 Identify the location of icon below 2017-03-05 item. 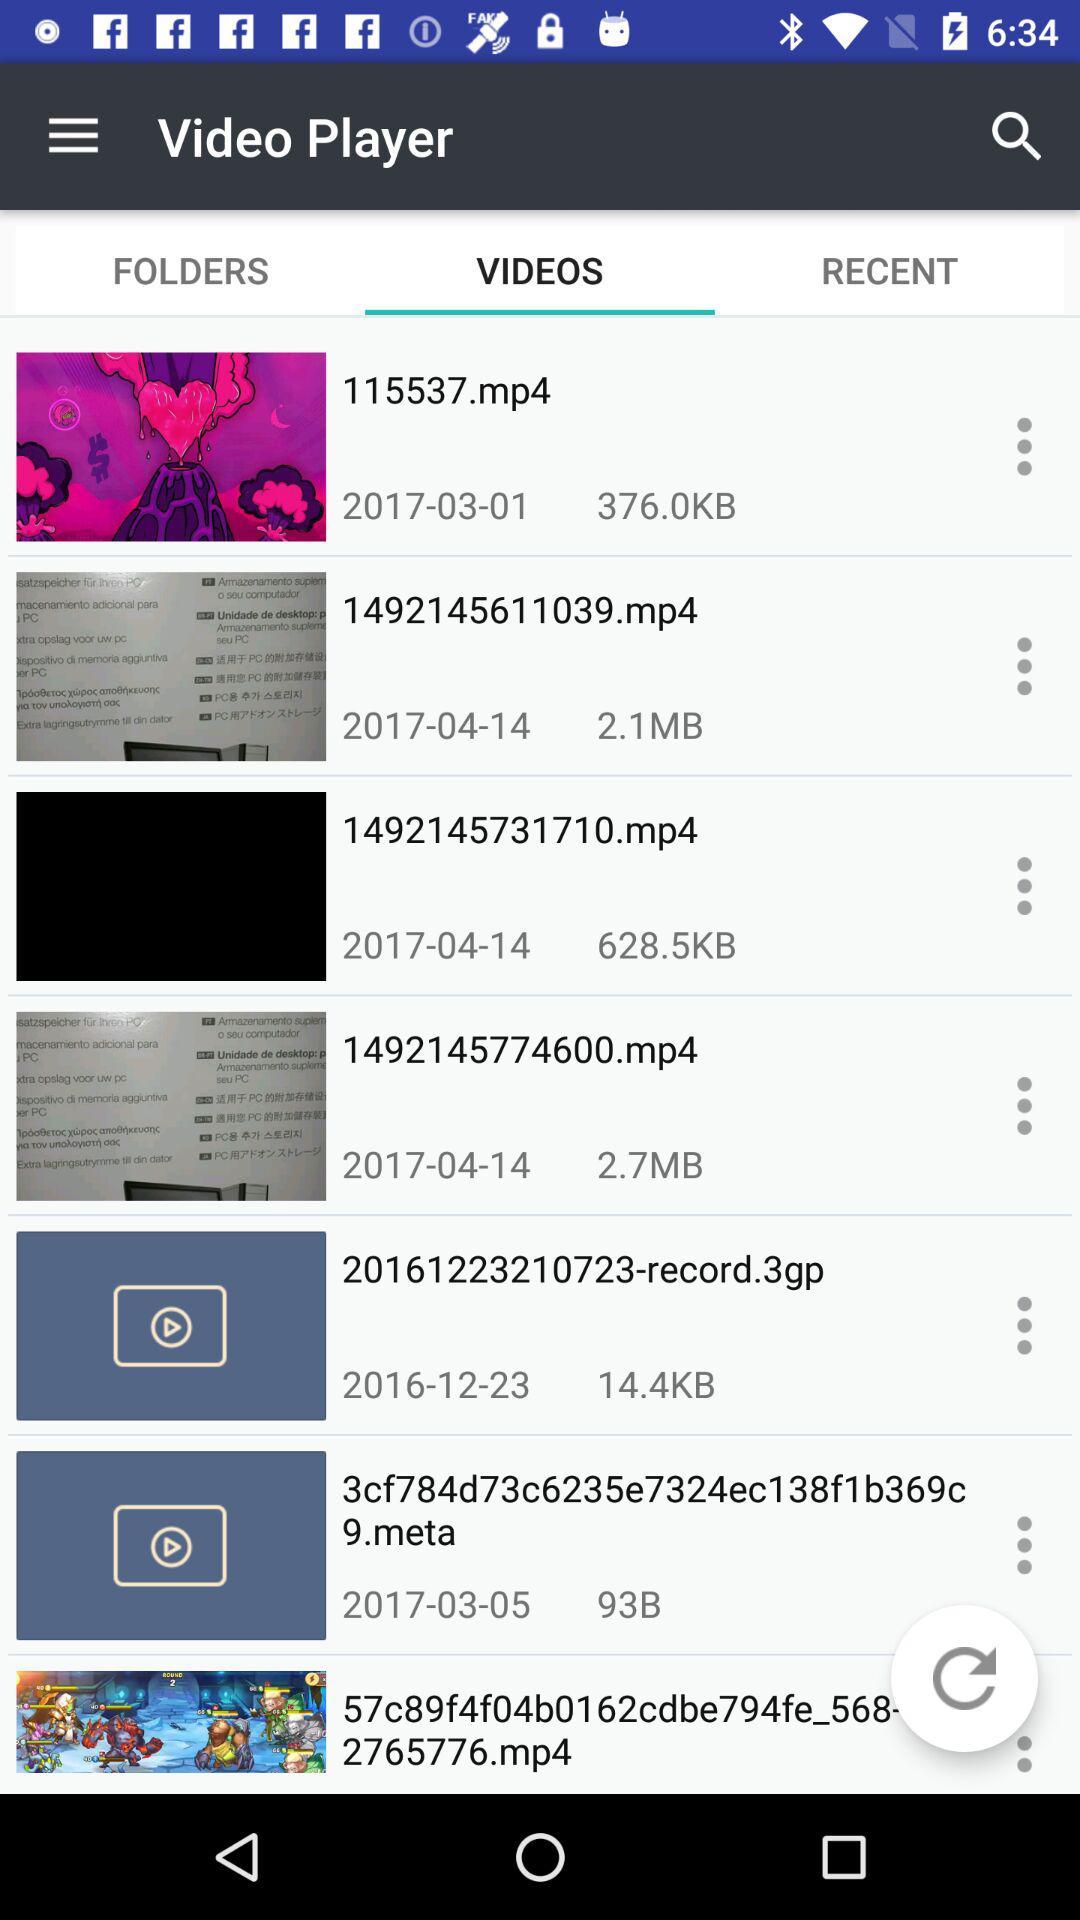
(655, 1729).